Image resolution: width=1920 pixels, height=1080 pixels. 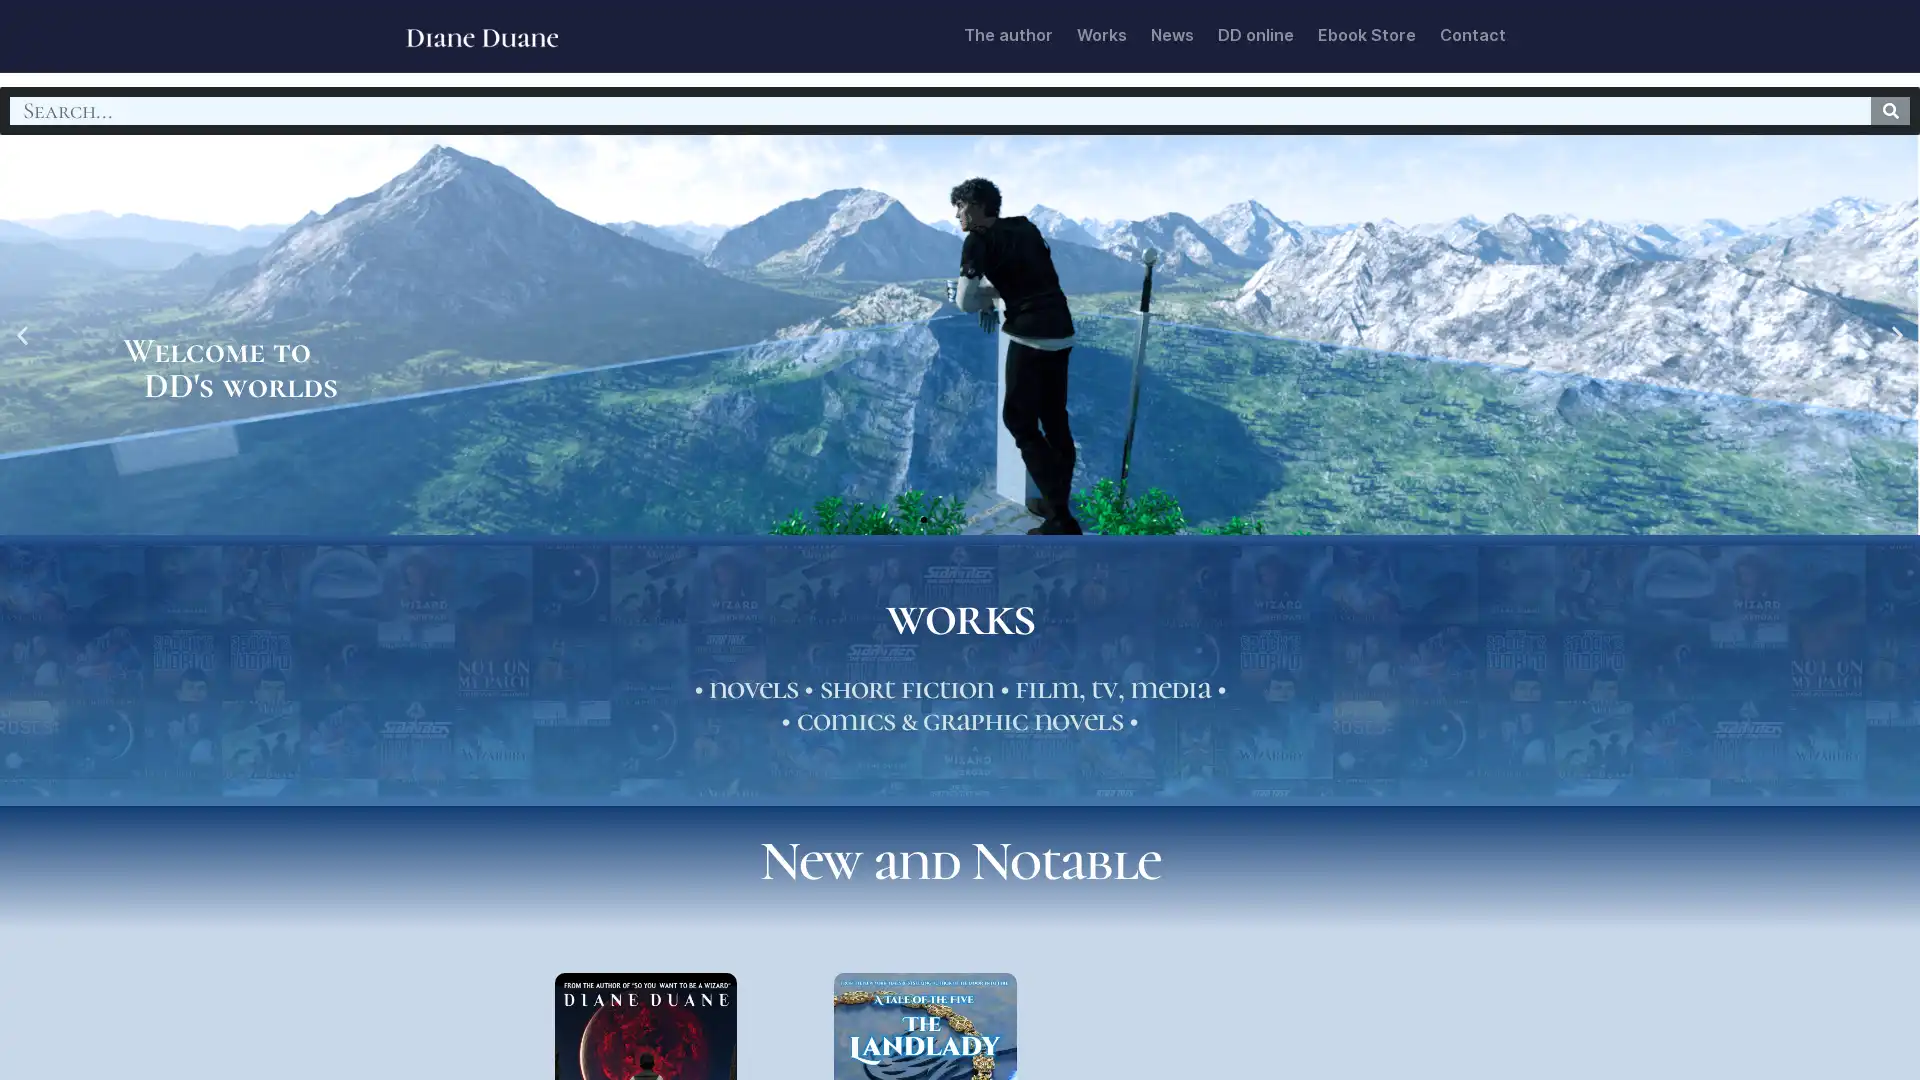 I want to click on Go to slide 2, so click(x=940, y=528).